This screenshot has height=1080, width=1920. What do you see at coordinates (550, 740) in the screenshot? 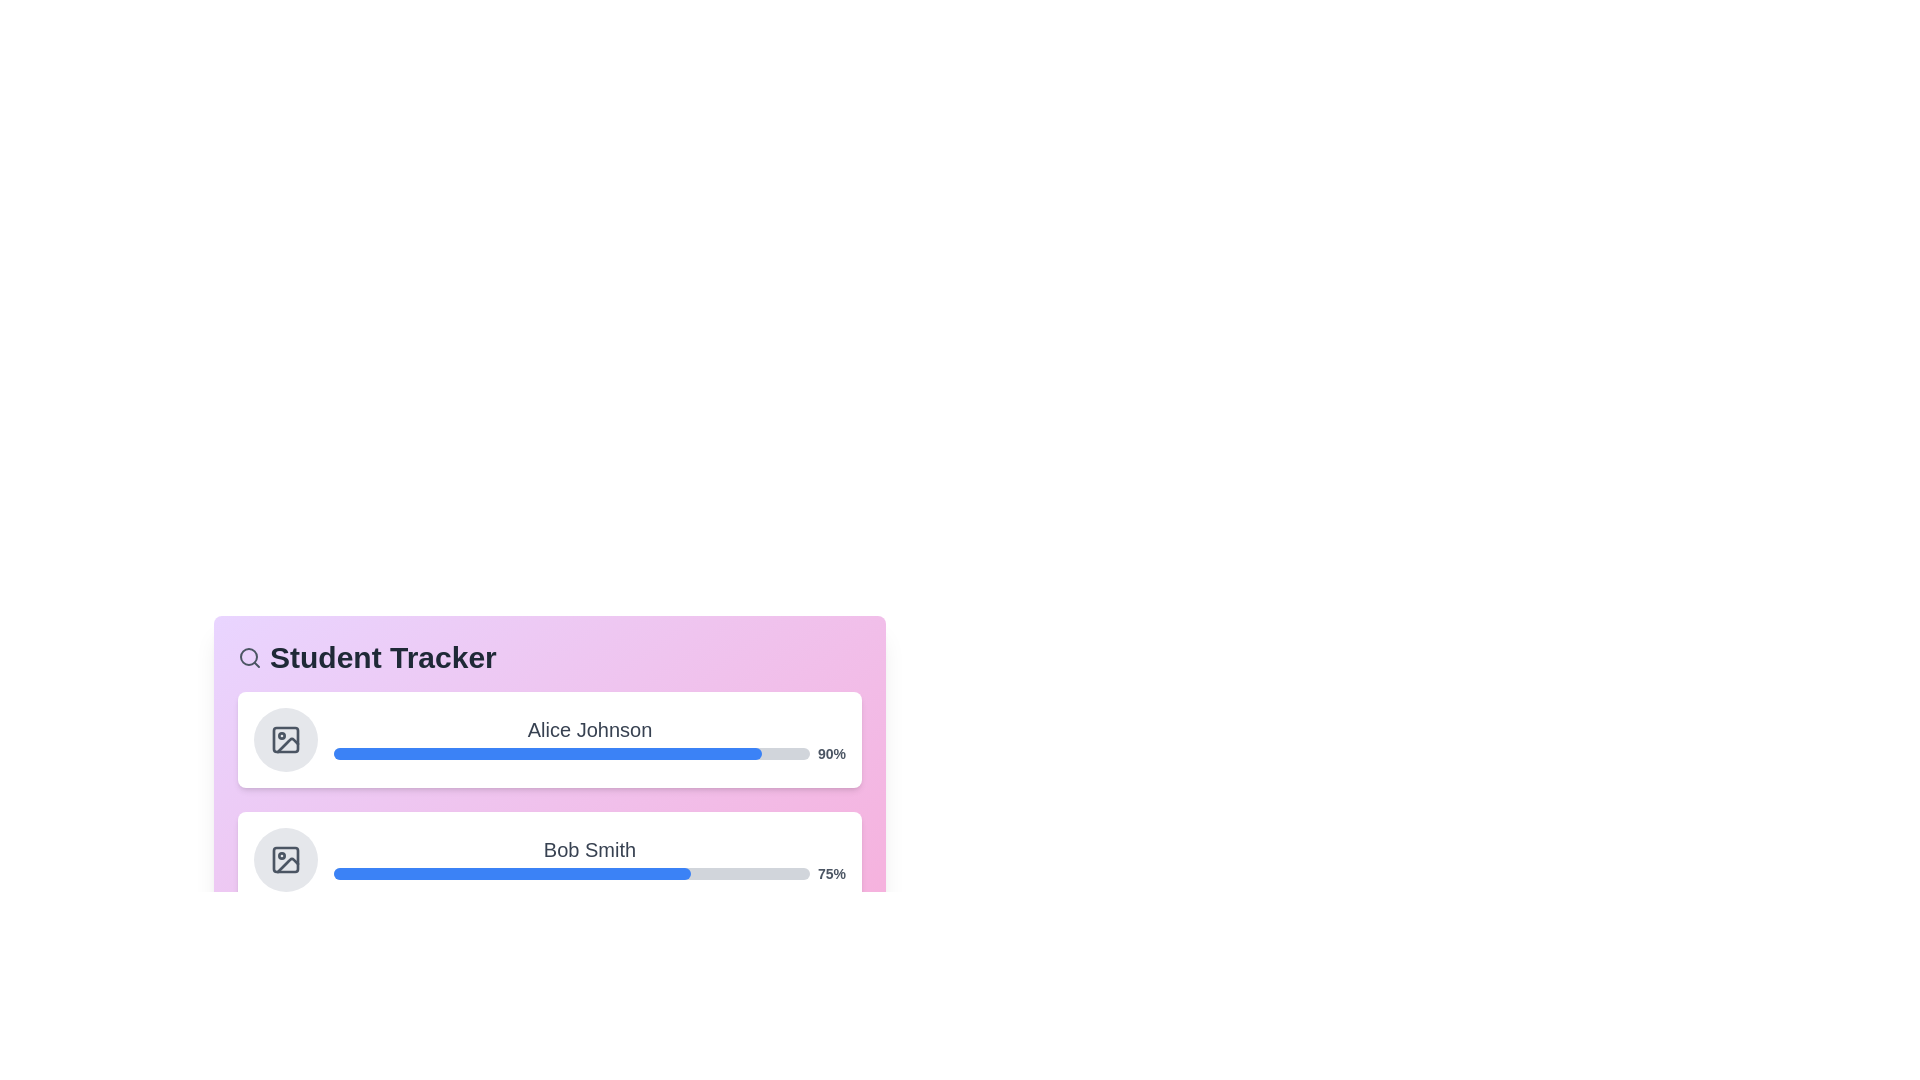
I see `the progress bar of Alice Johnson to view their details` at bounding box center [550, 740].